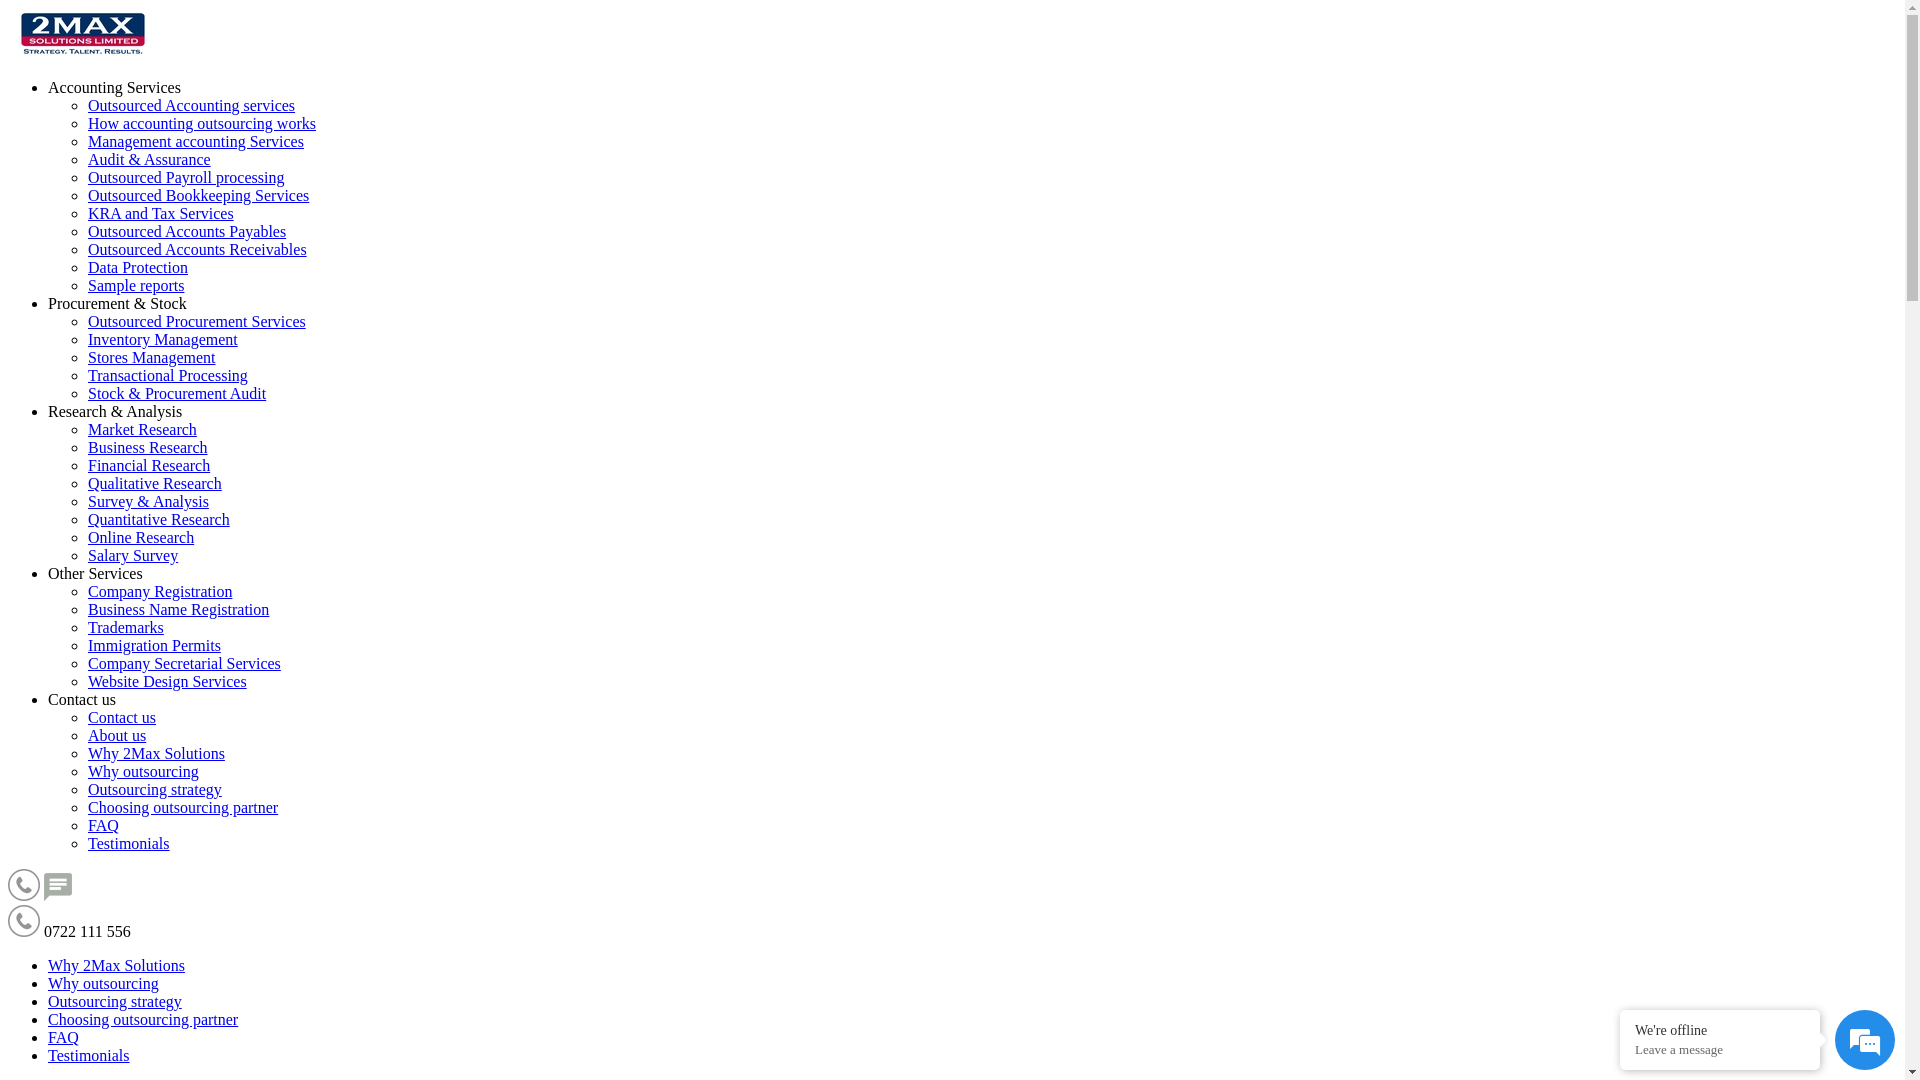 This screenshot has height=1080, width=1920. I want to click on 'Market Research', so click(141, 428).